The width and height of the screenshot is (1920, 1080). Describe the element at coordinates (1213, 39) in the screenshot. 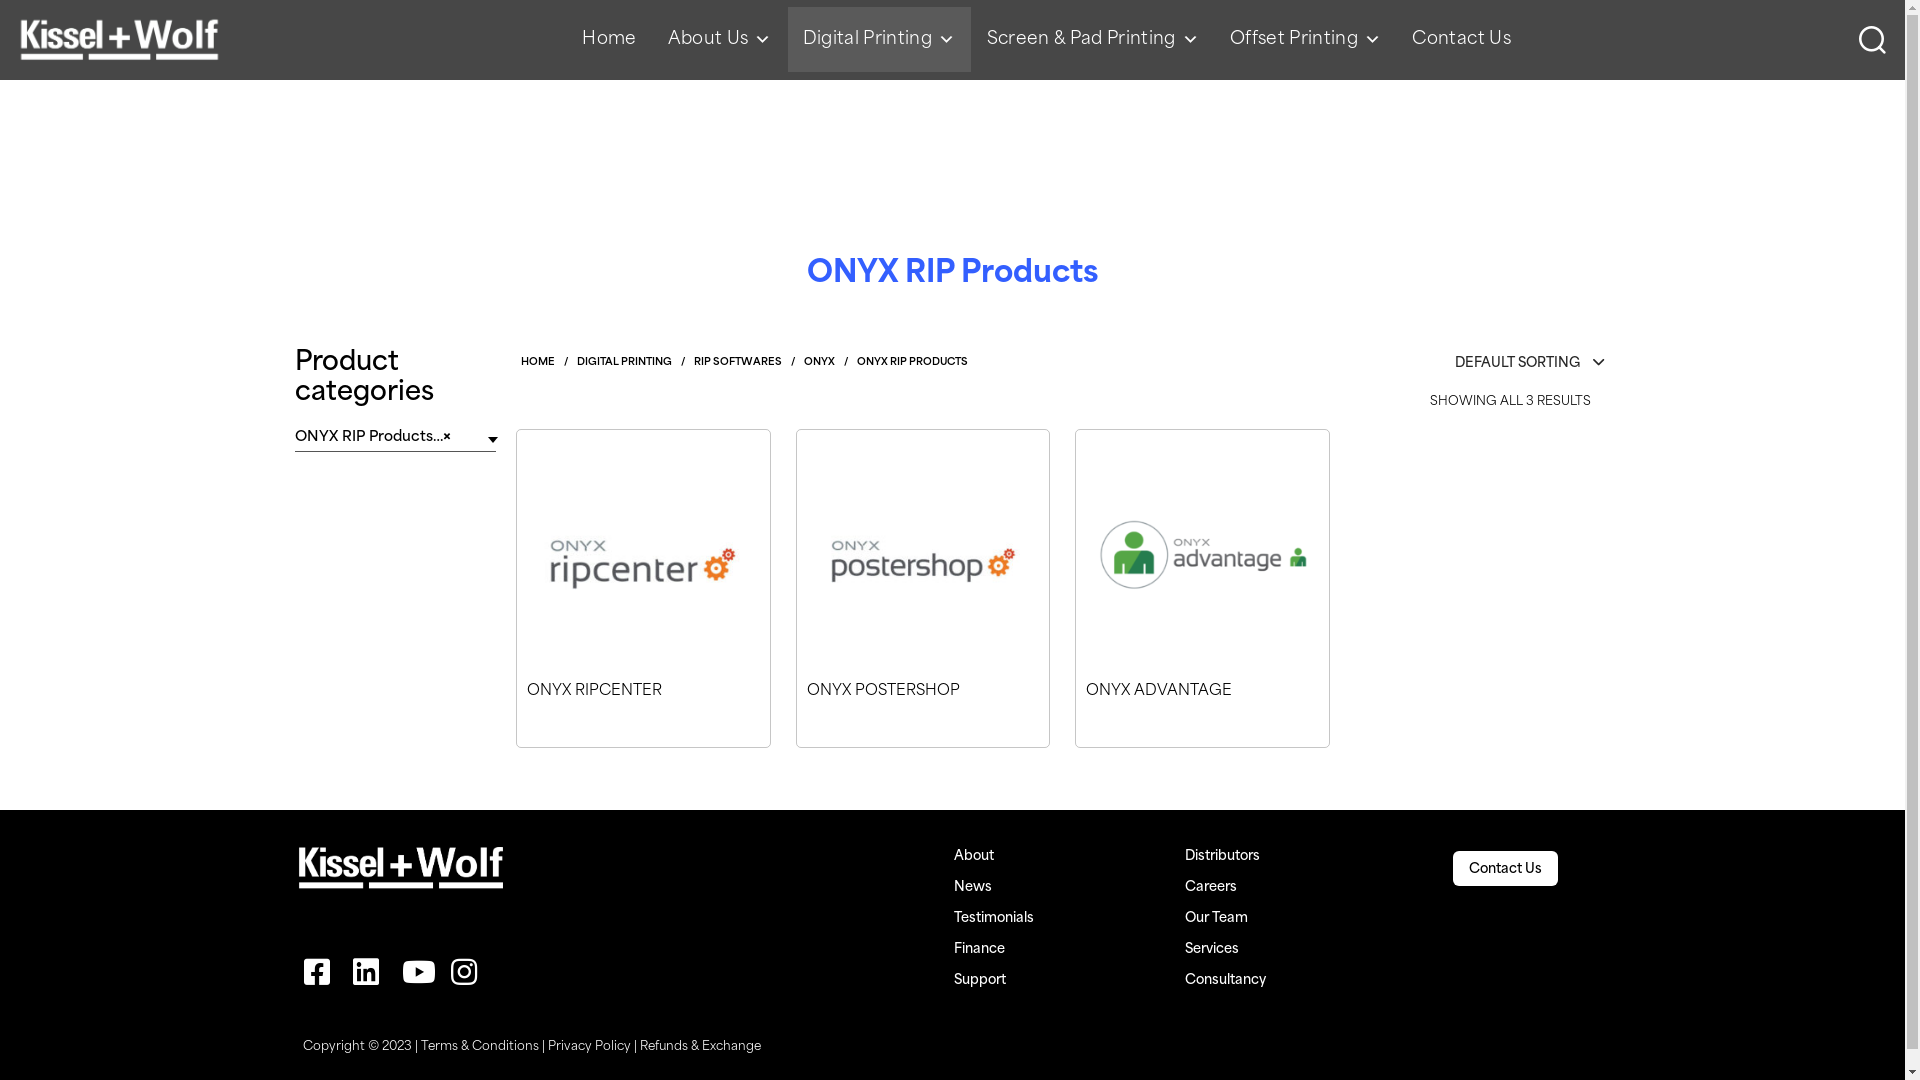

I see `'Offset Printing'` at that location.